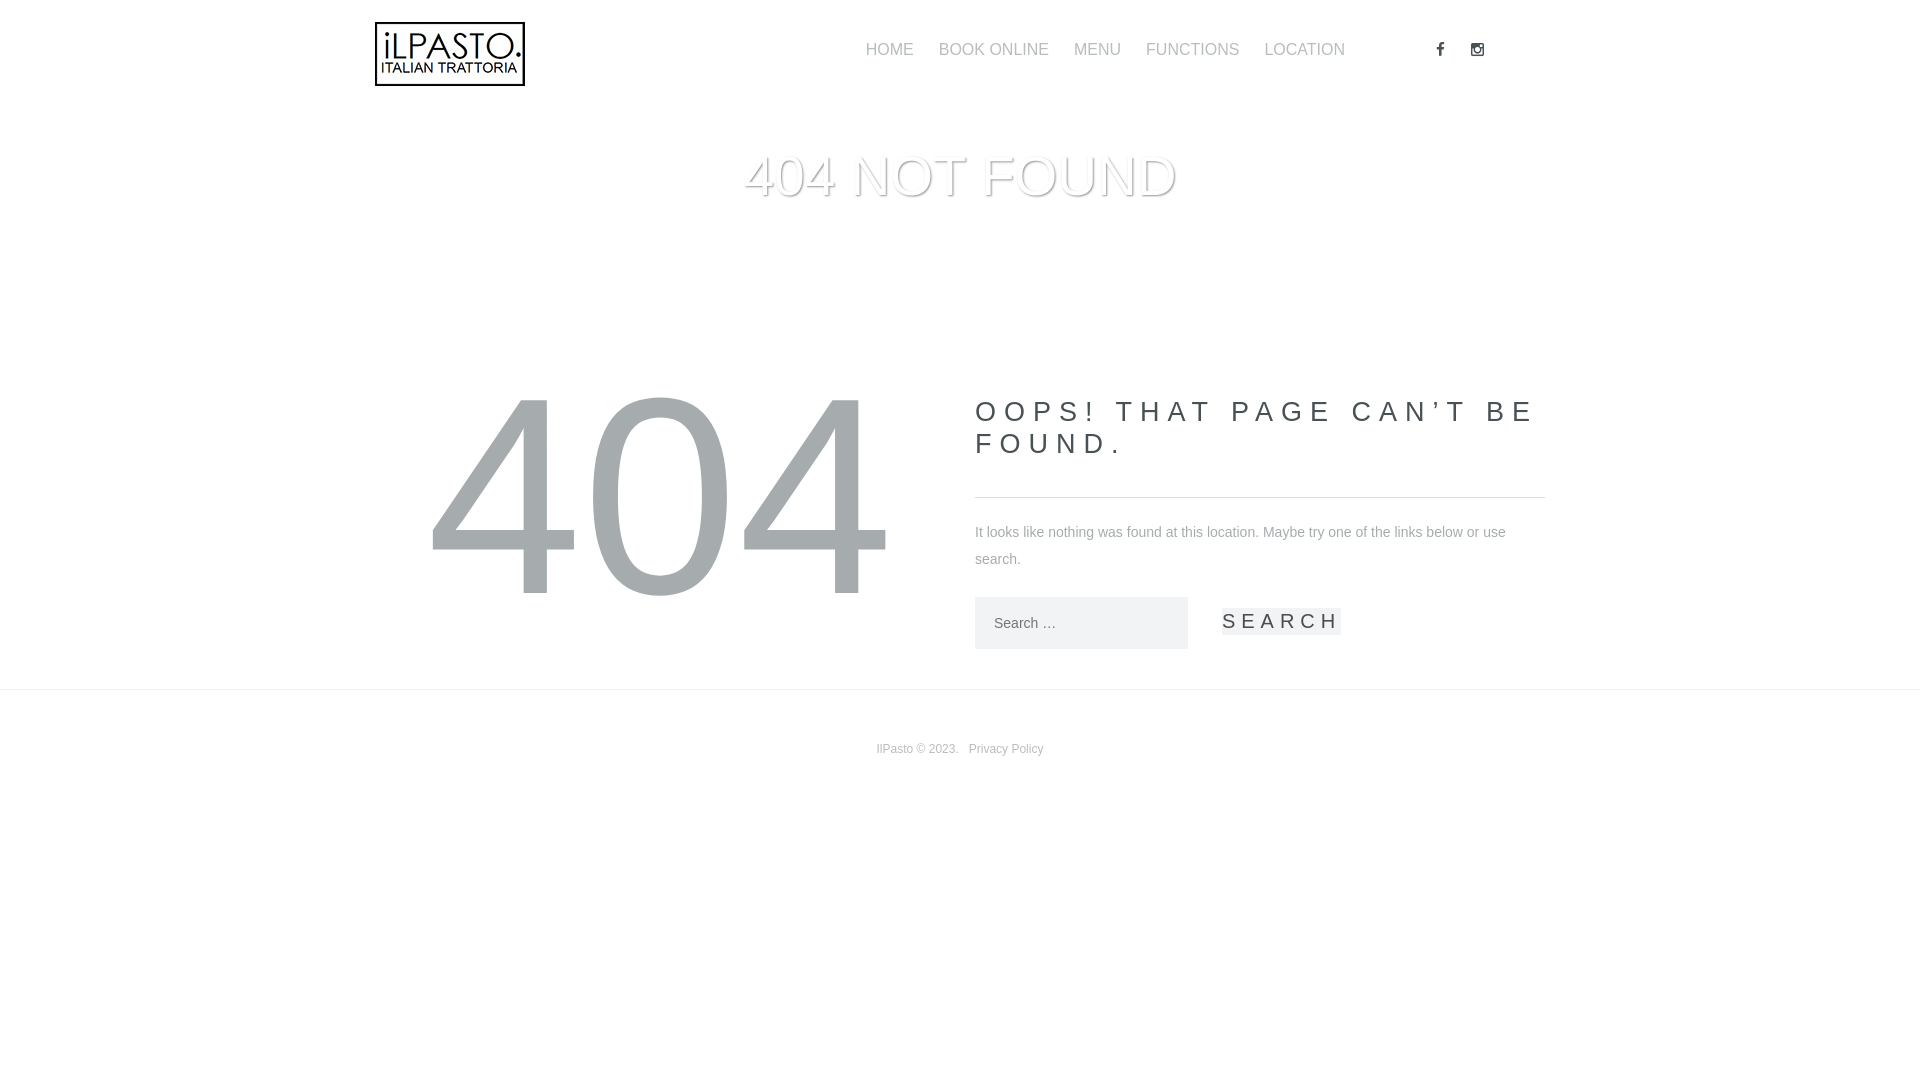 The height and width of the screenshot is (1080, 1920). Describe the element at coordinates (1096, 49) in the screenshot. I see `'MENU'` at that location.